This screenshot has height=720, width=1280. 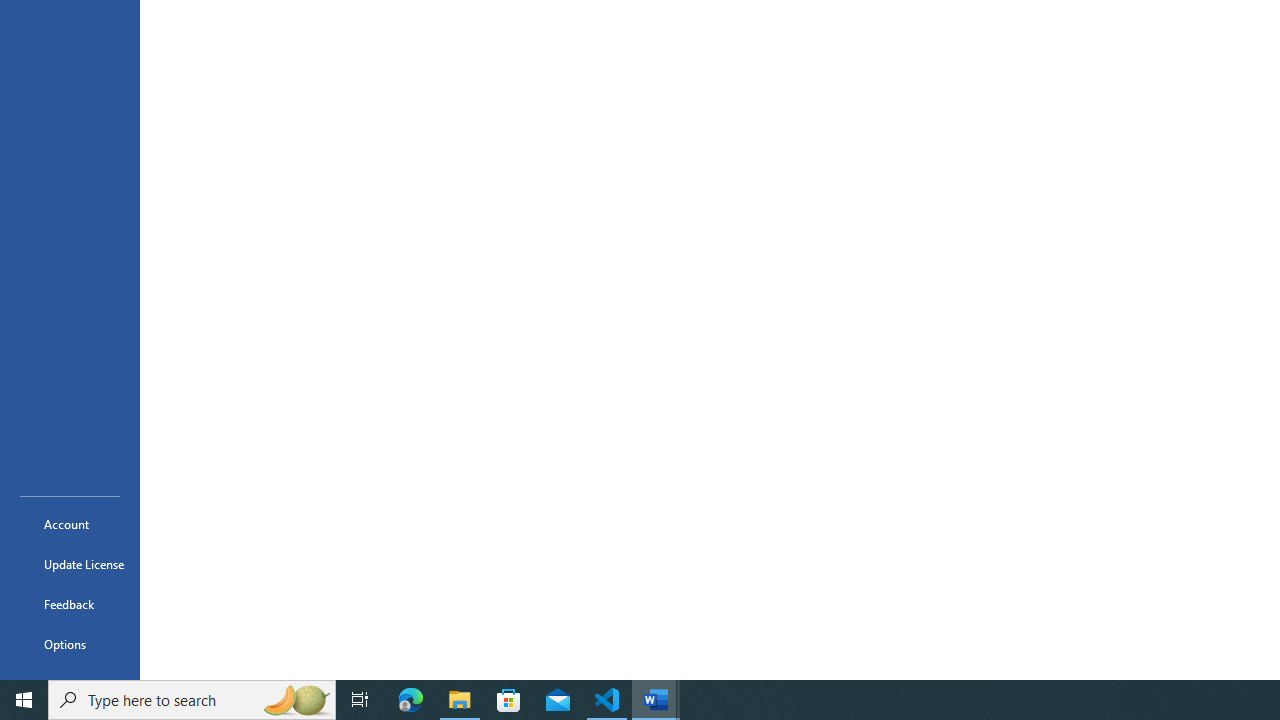 I want to click on 'Update License', so click(x=69, y=564).